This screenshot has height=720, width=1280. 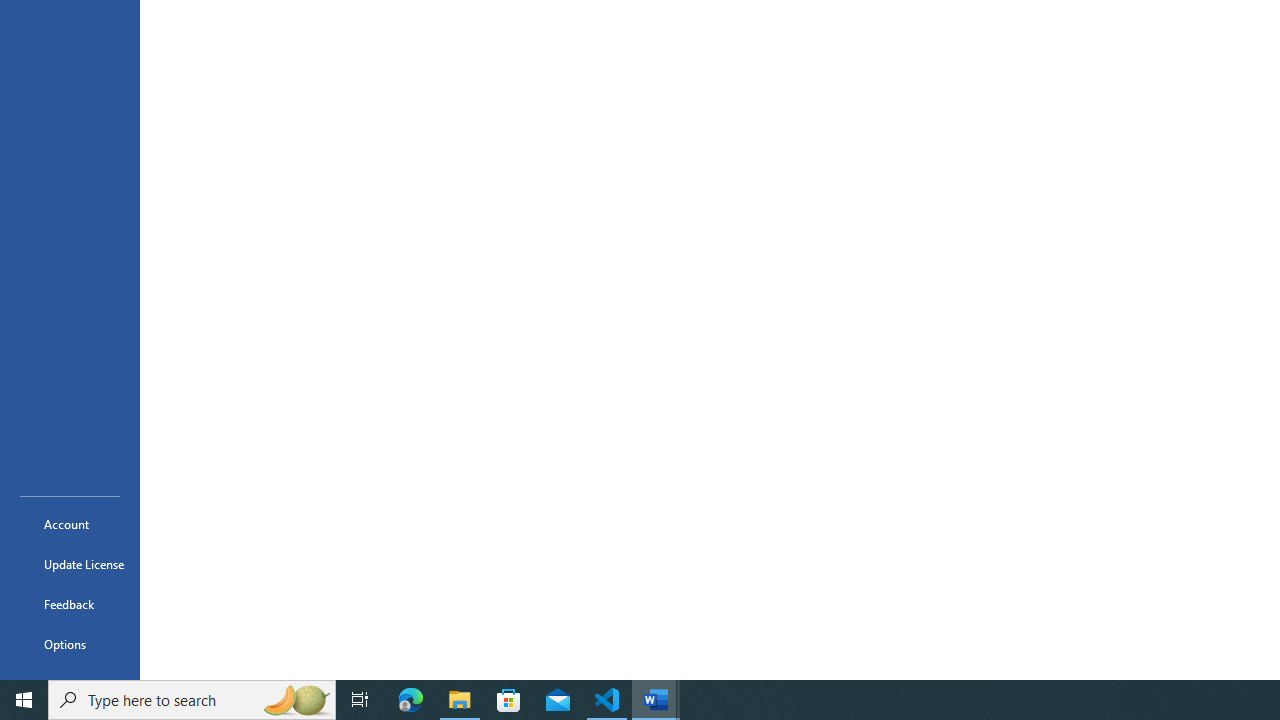 I want to click on 'Update License', so click(x=69, y=564).